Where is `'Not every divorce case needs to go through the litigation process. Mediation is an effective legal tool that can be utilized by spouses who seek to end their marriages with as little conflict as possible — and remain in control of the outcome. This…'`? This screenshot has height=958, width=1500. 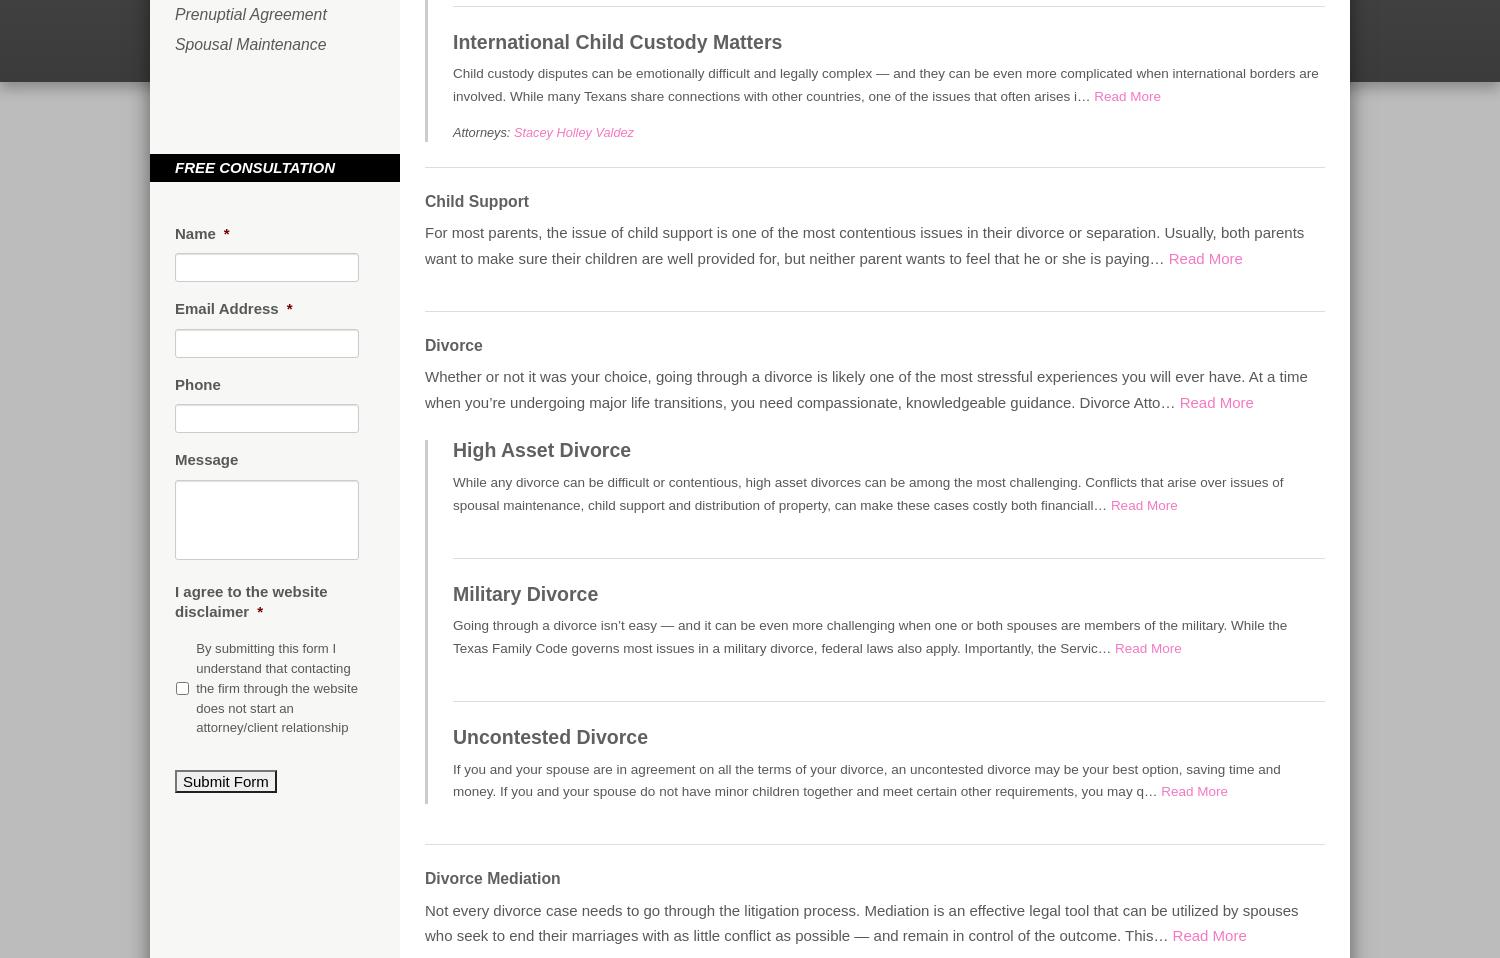 'Not every divorce case needs to go through the litigation process. Mediation is an effective legal tool that can be utilized by spouses who seek to end their marriages with as little conflict as possible — and remain in control of the outcome. This…' is located at coordinates (860, 922).